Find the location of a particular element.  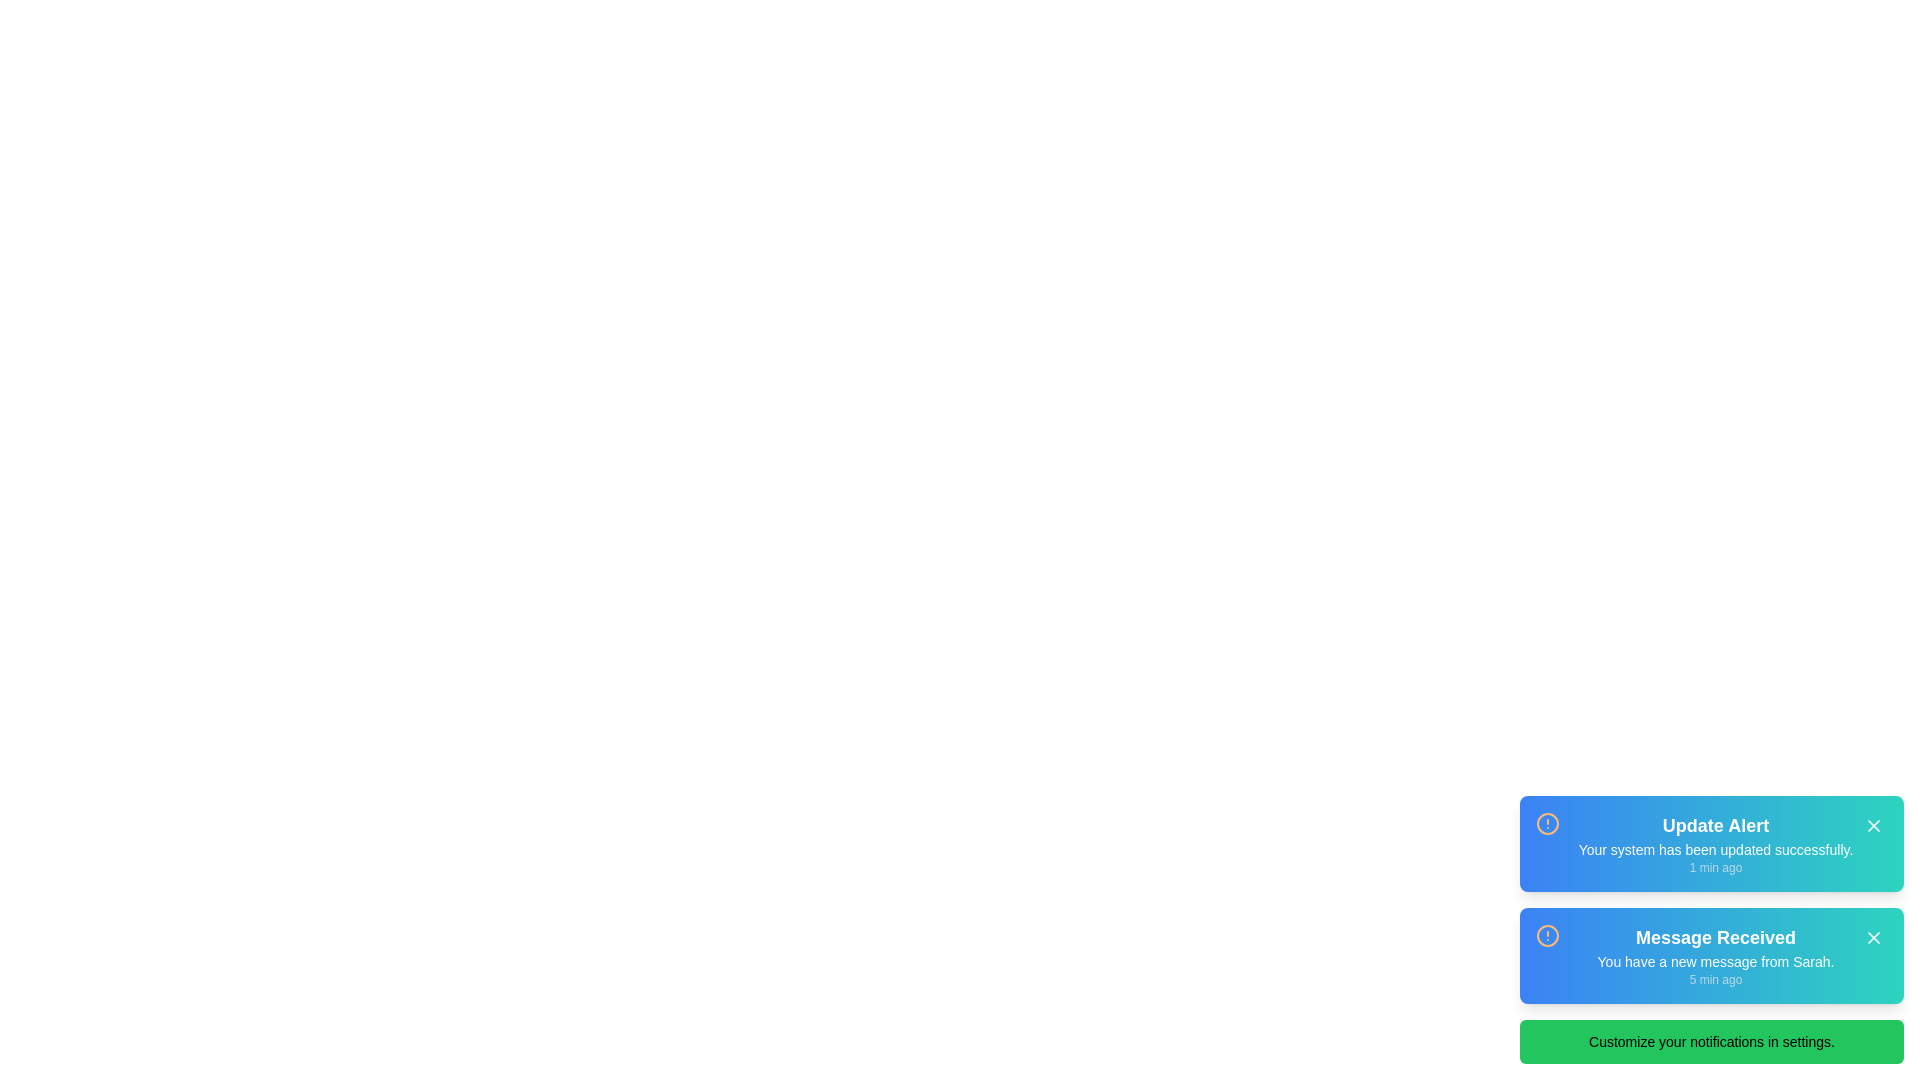

the 'Customize your notifications in settings' button is located at coordinates (1711, 1040).